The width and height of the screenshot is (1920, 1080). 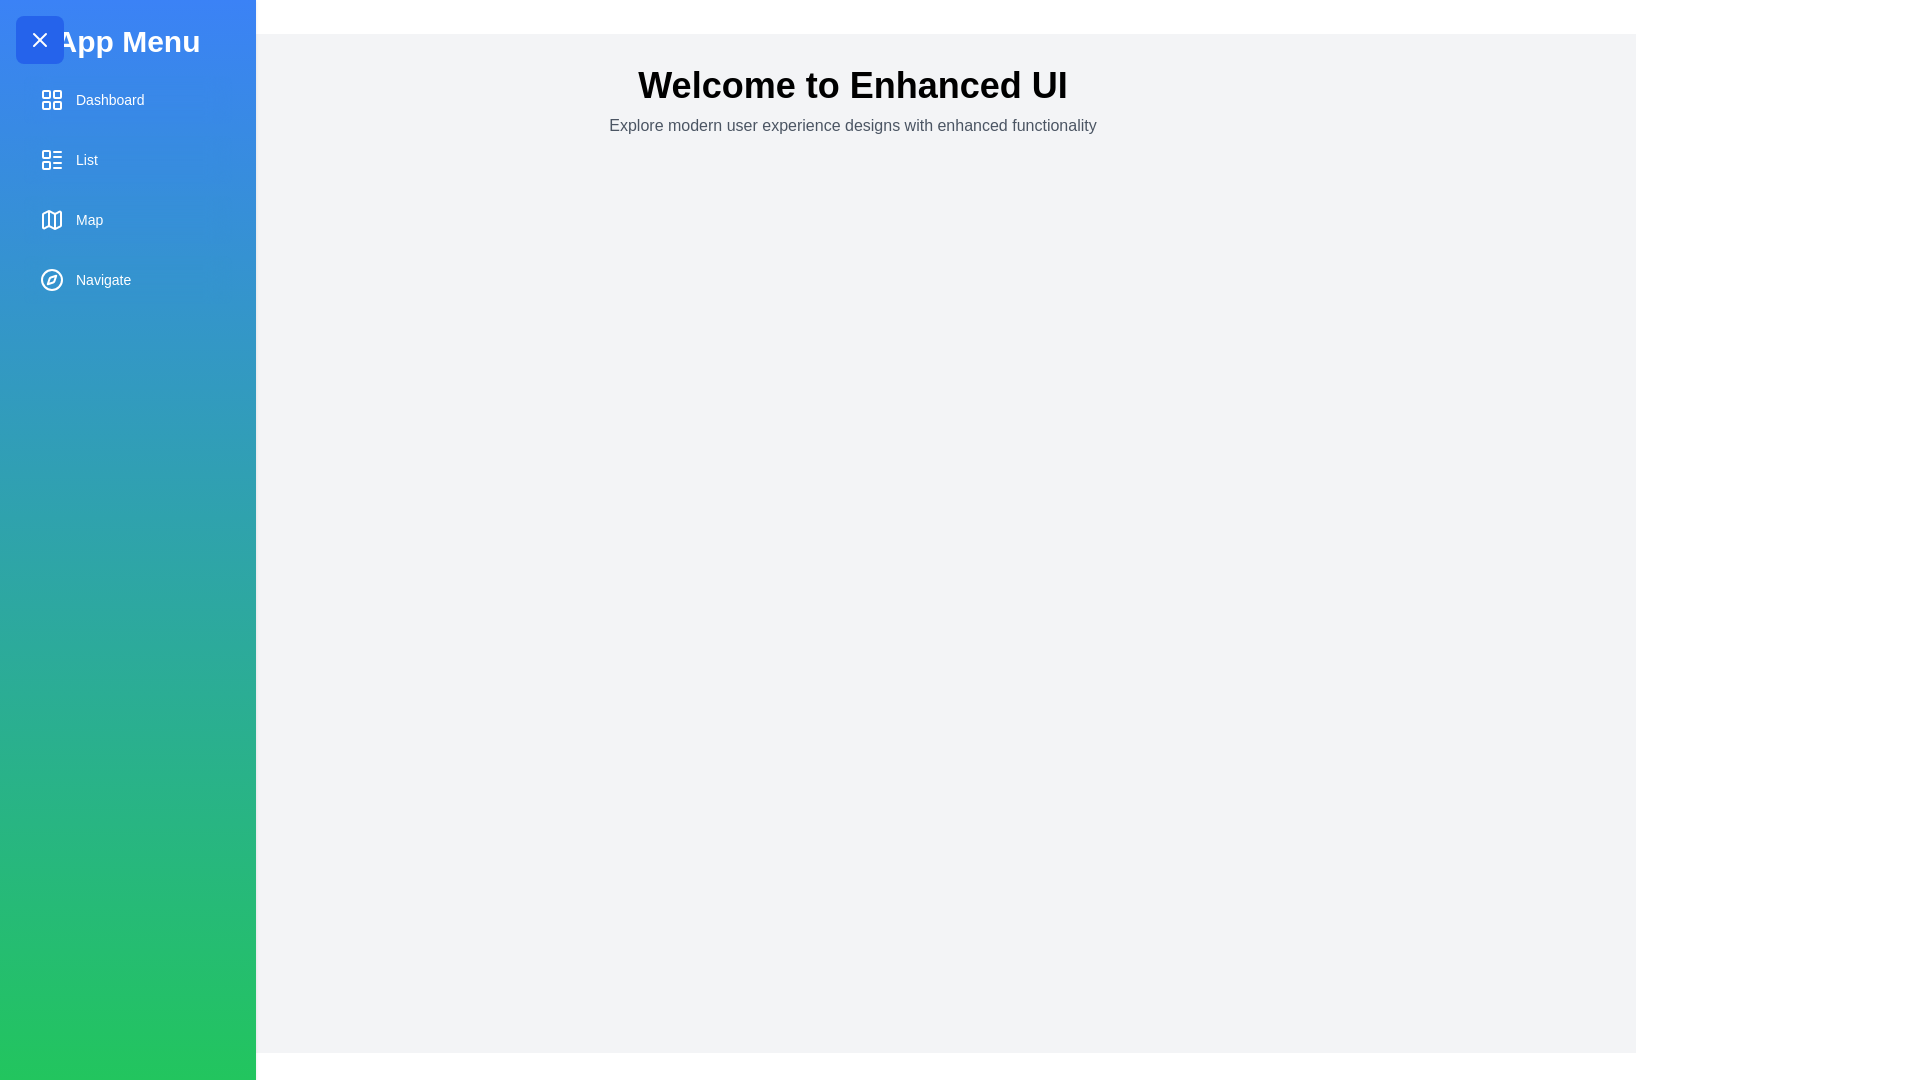 I want to click on the menu item labeled Map, so click(x=127, y=219).